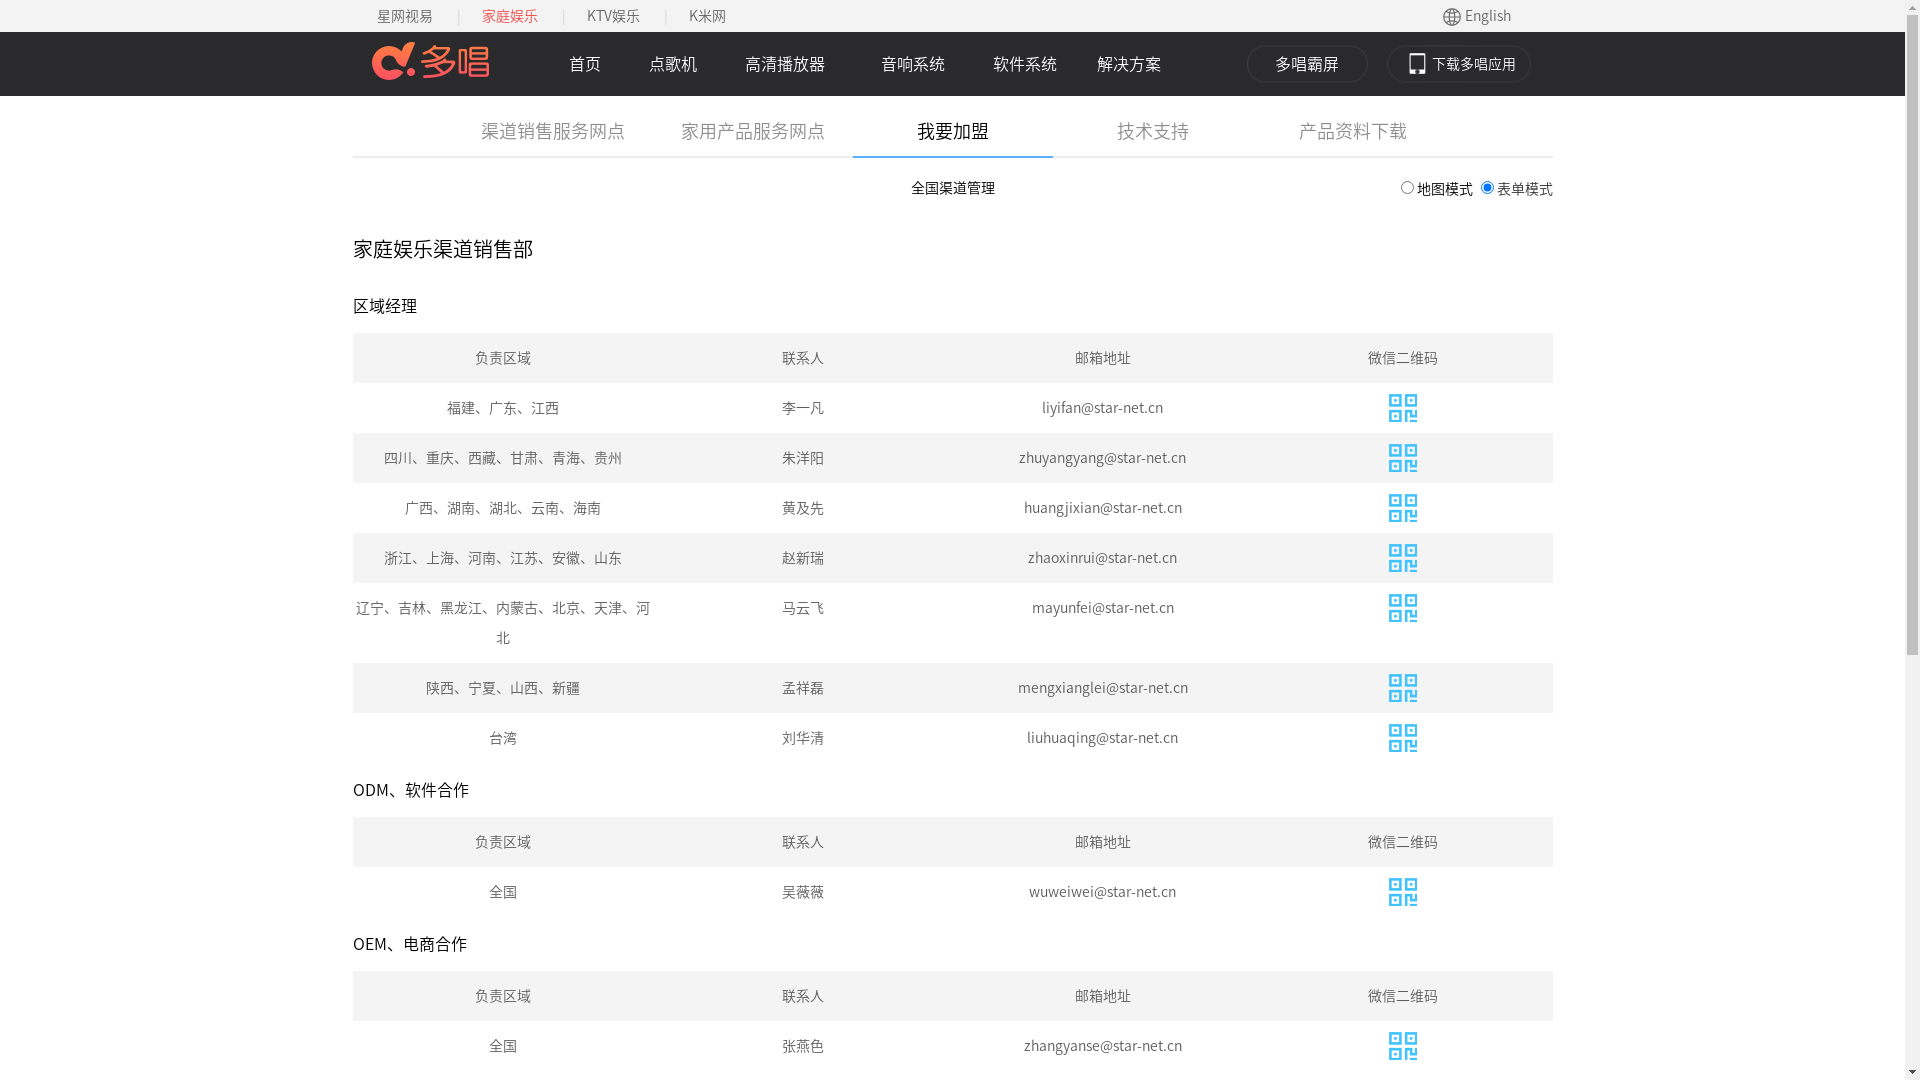  I want to click on '1', so click(1405, 187).